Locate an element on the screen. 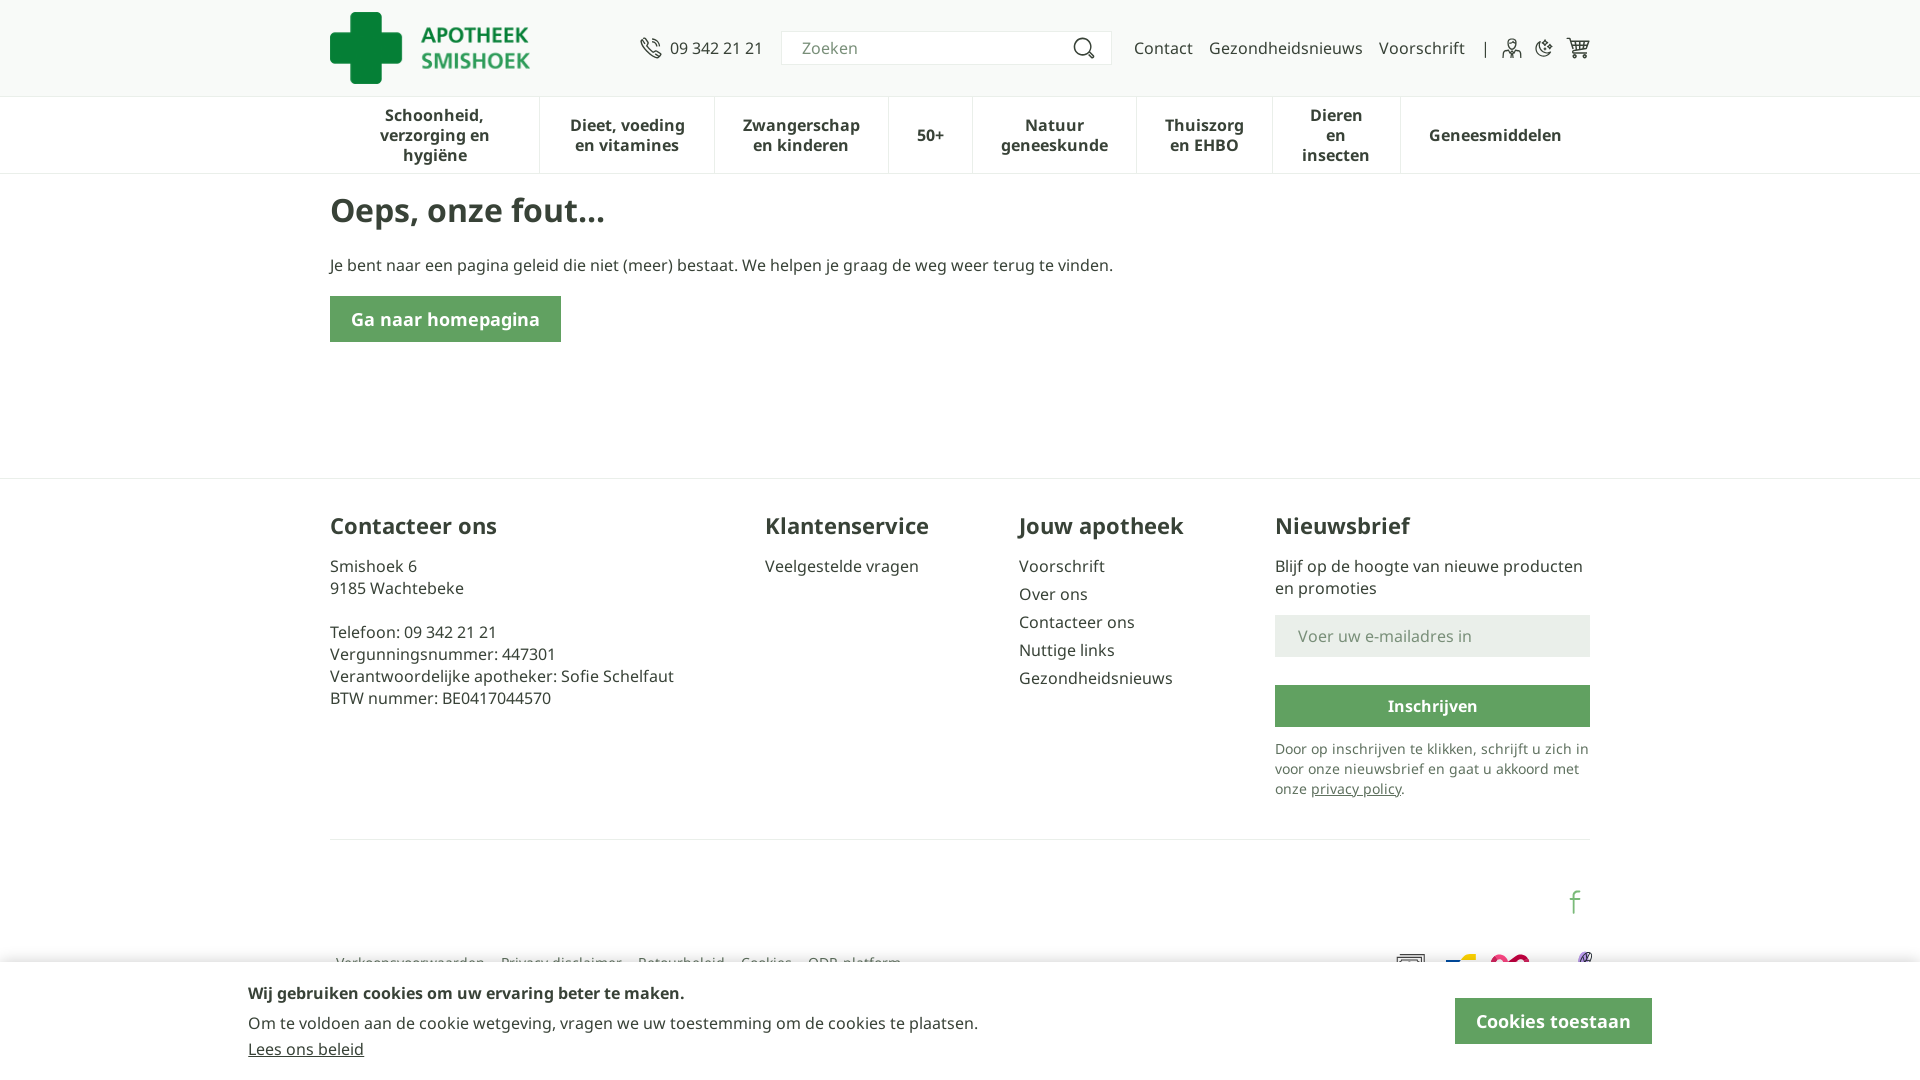 This screenshot has width=1920, height=1080. '50+' is located at coordinates (929, 132).